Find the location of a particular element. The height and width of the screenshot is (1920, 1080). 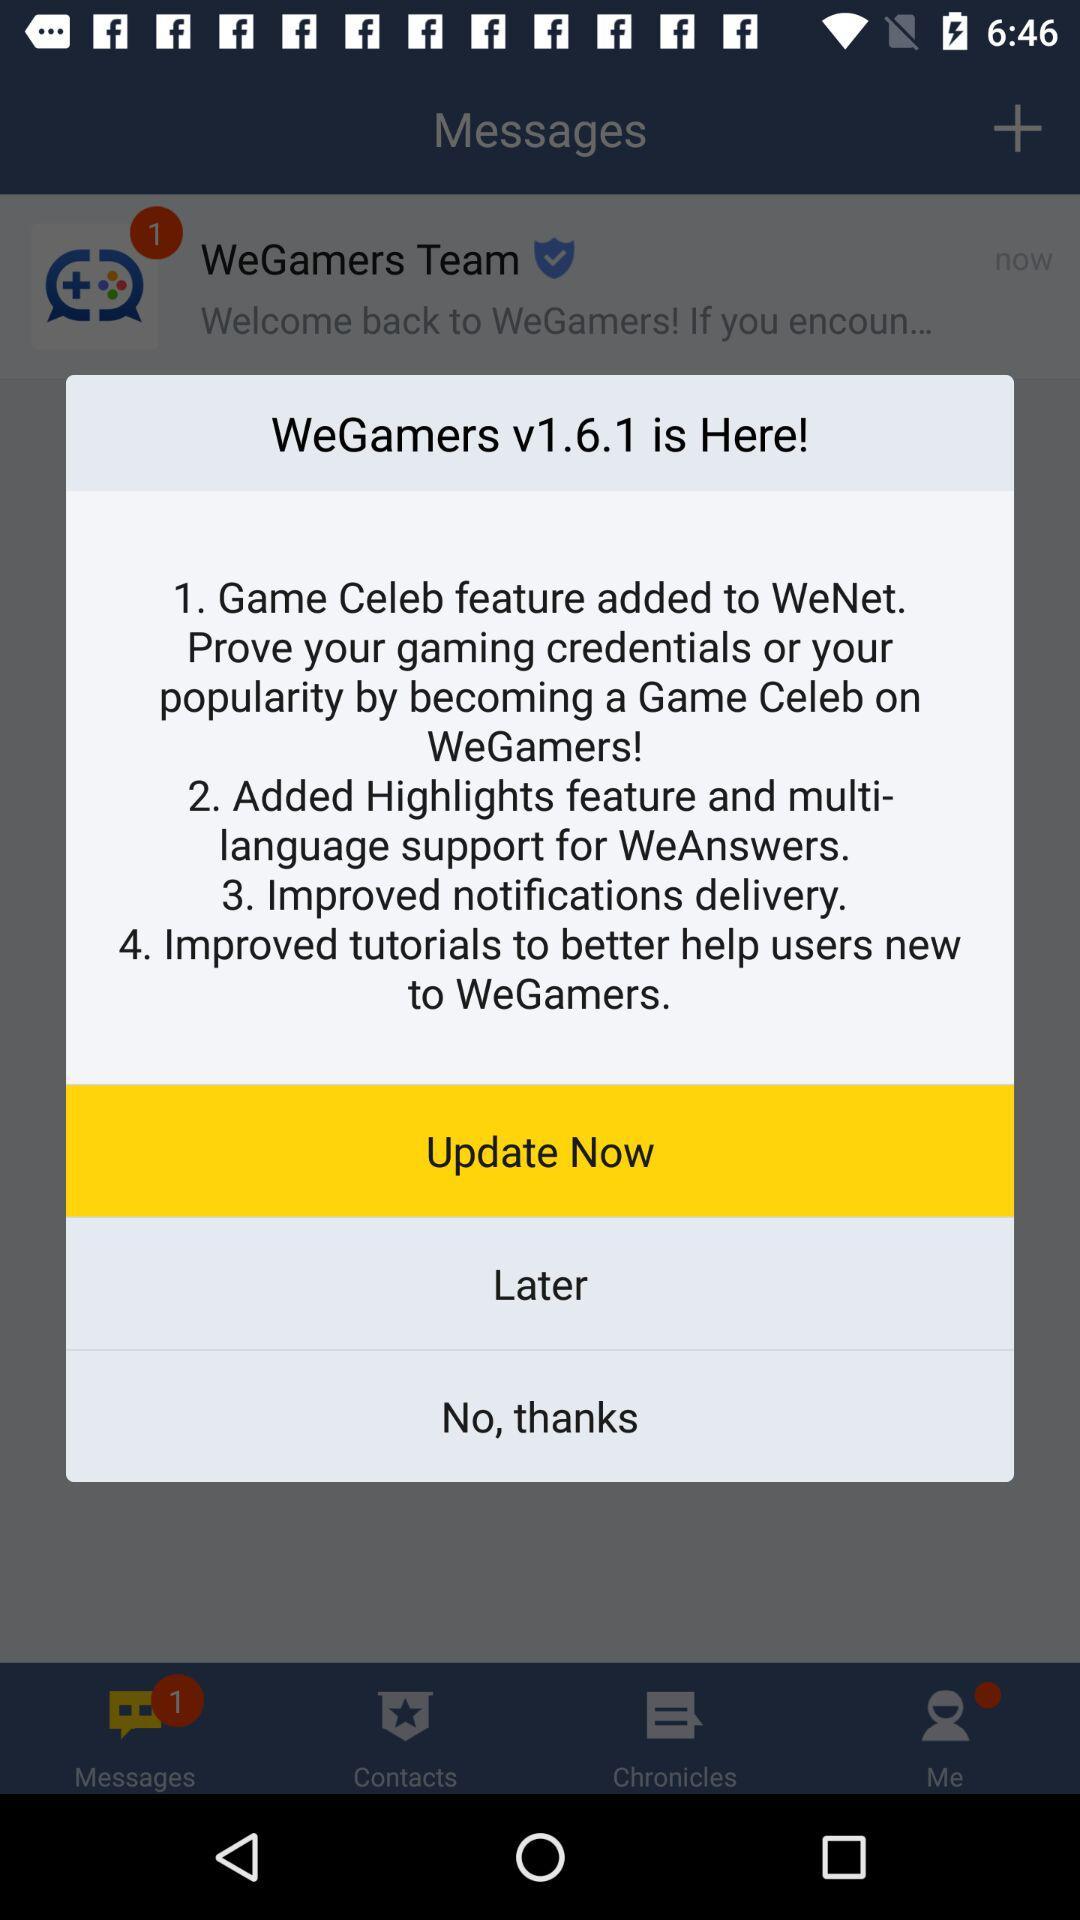

the later icon is located at coordinates (540, 1283).